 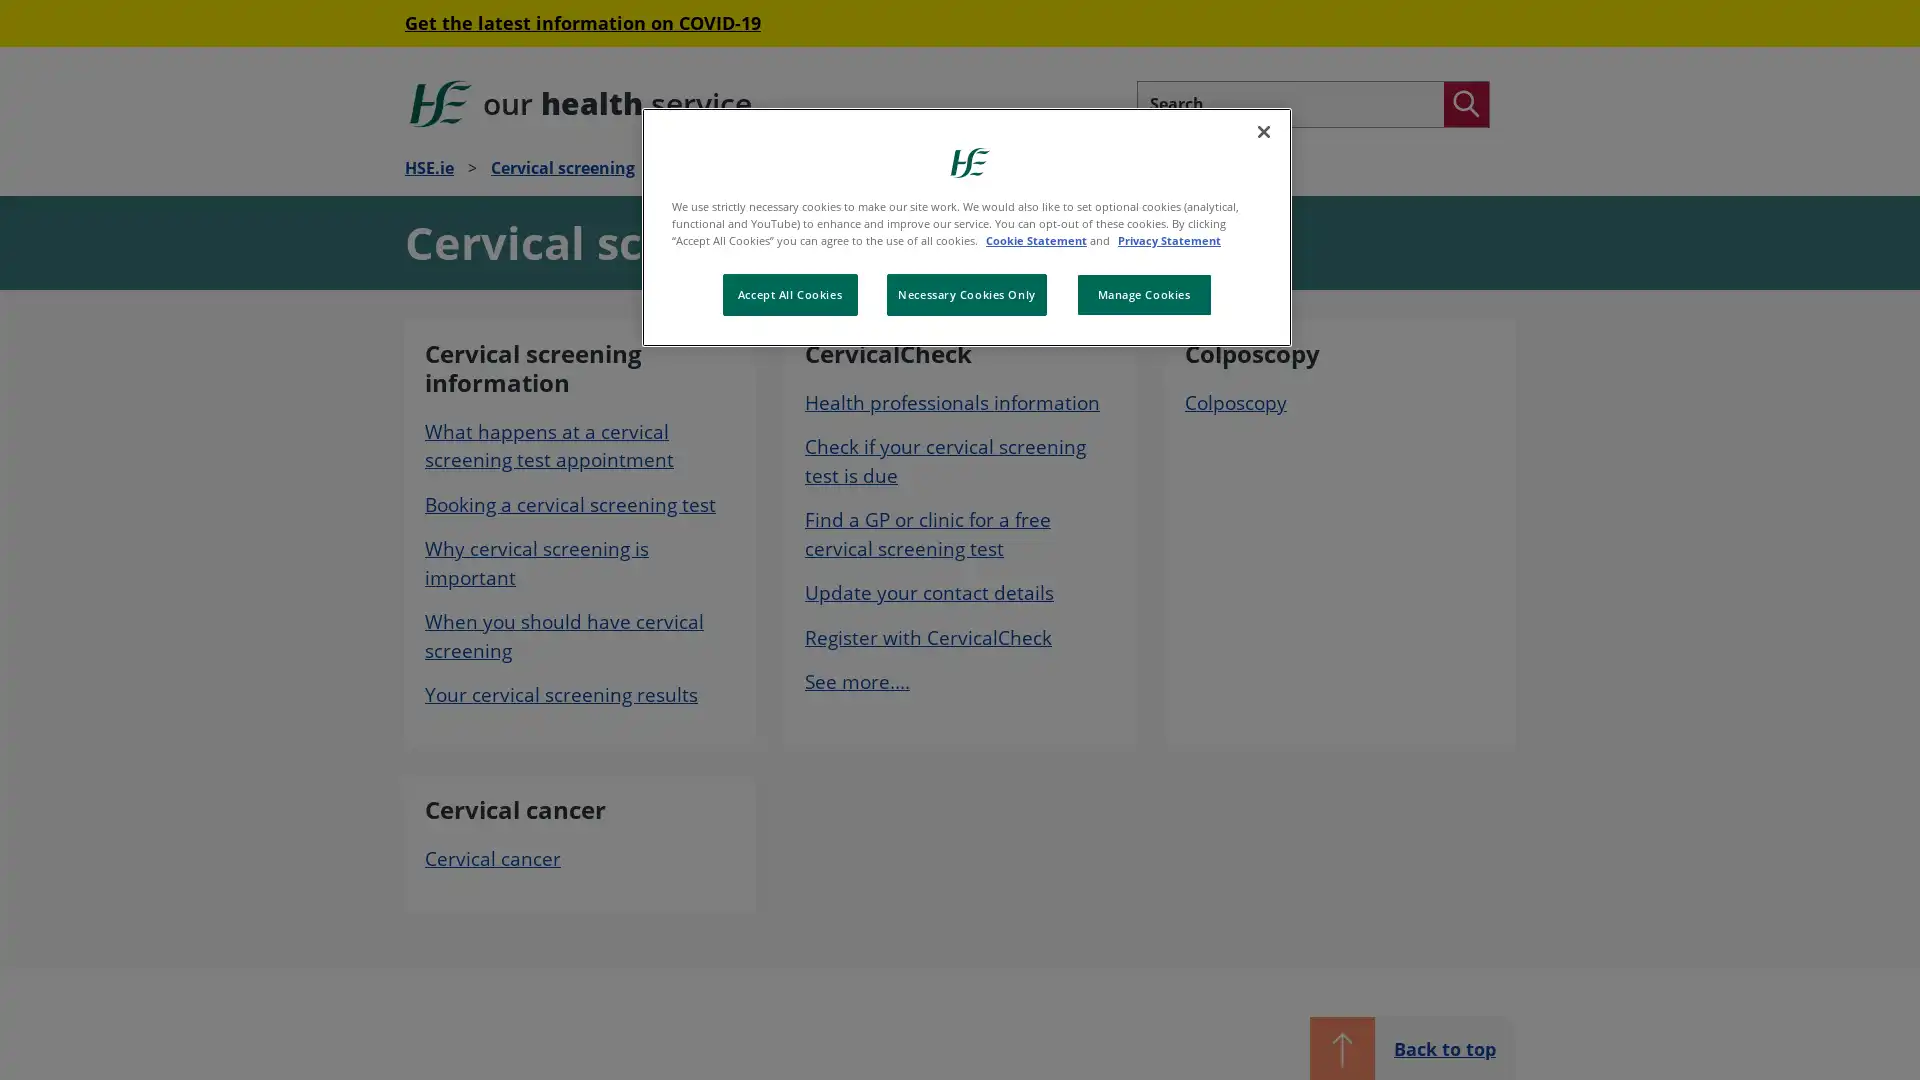 I want to click on Accept All Cookies, so click(x=788, y=294).